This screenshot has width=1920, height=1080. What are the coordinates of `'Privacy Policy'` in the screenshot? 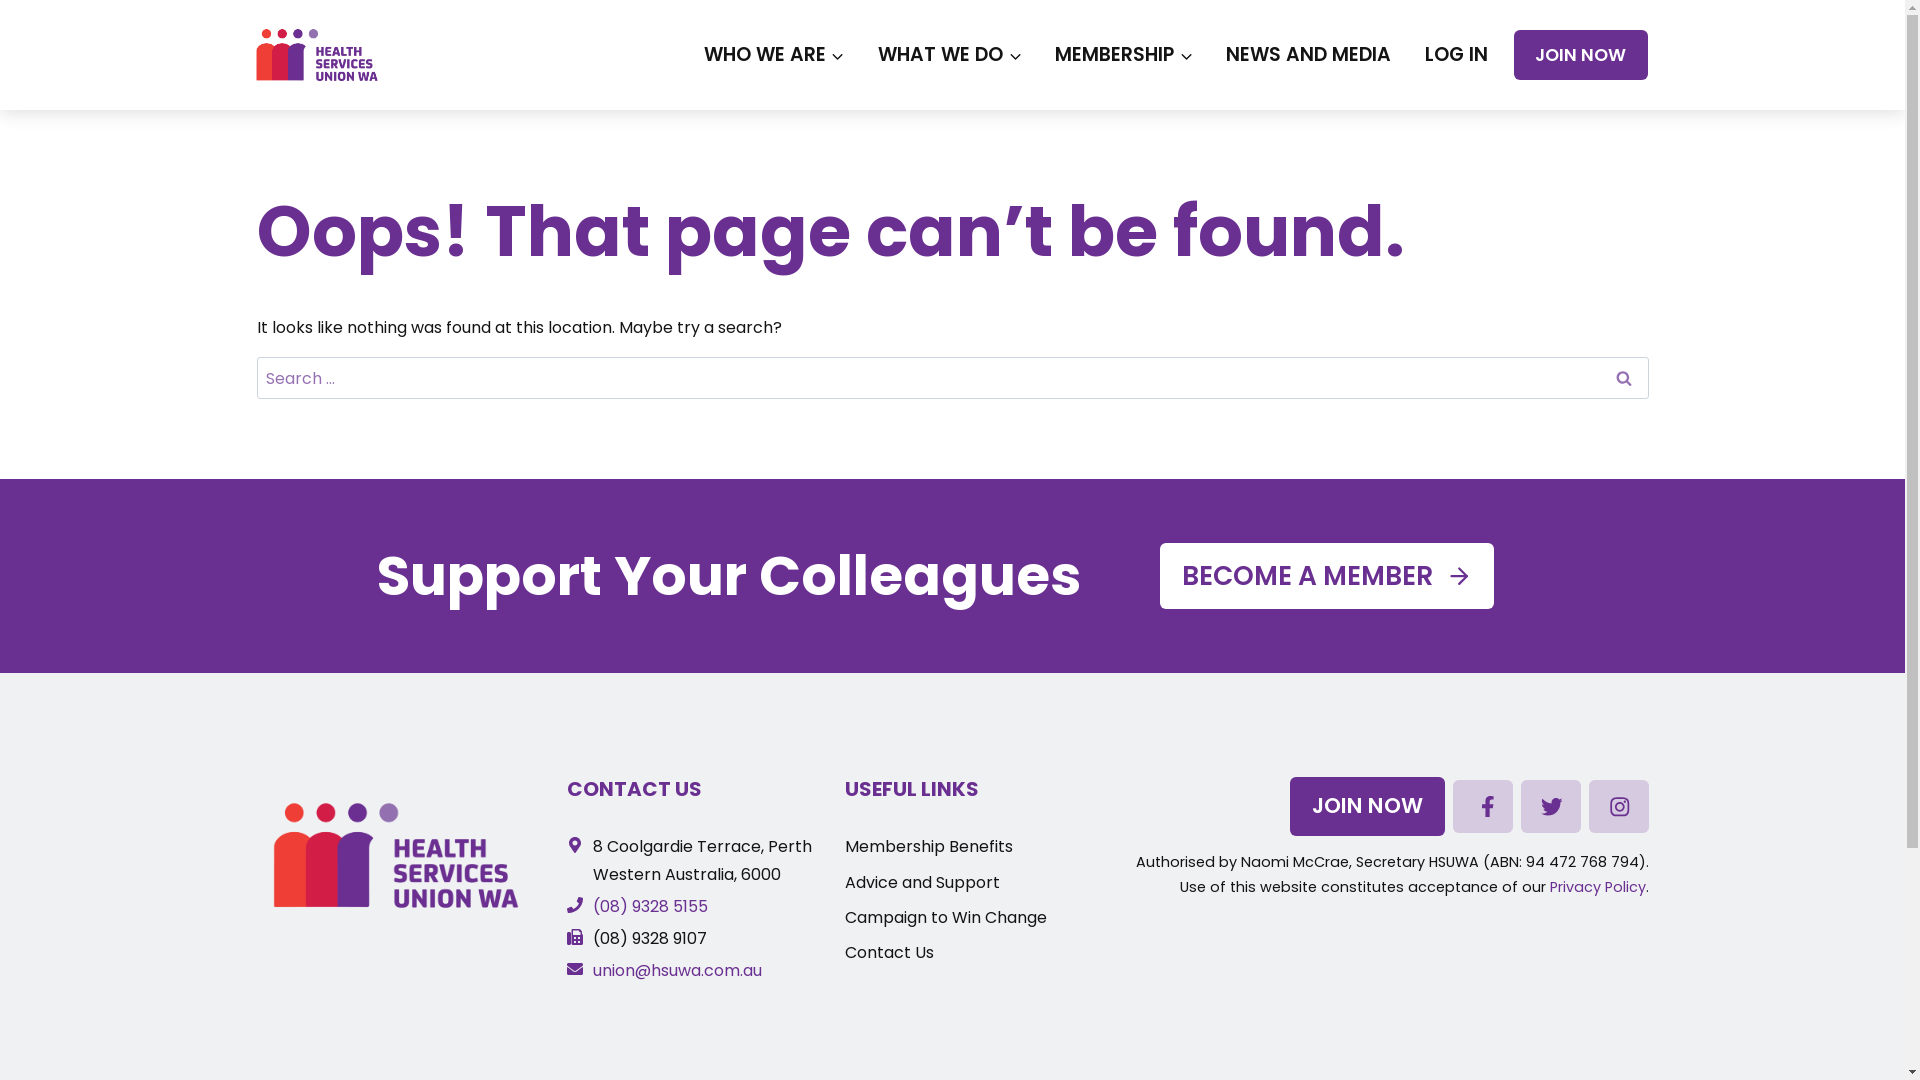 It's located at (1549, 886).